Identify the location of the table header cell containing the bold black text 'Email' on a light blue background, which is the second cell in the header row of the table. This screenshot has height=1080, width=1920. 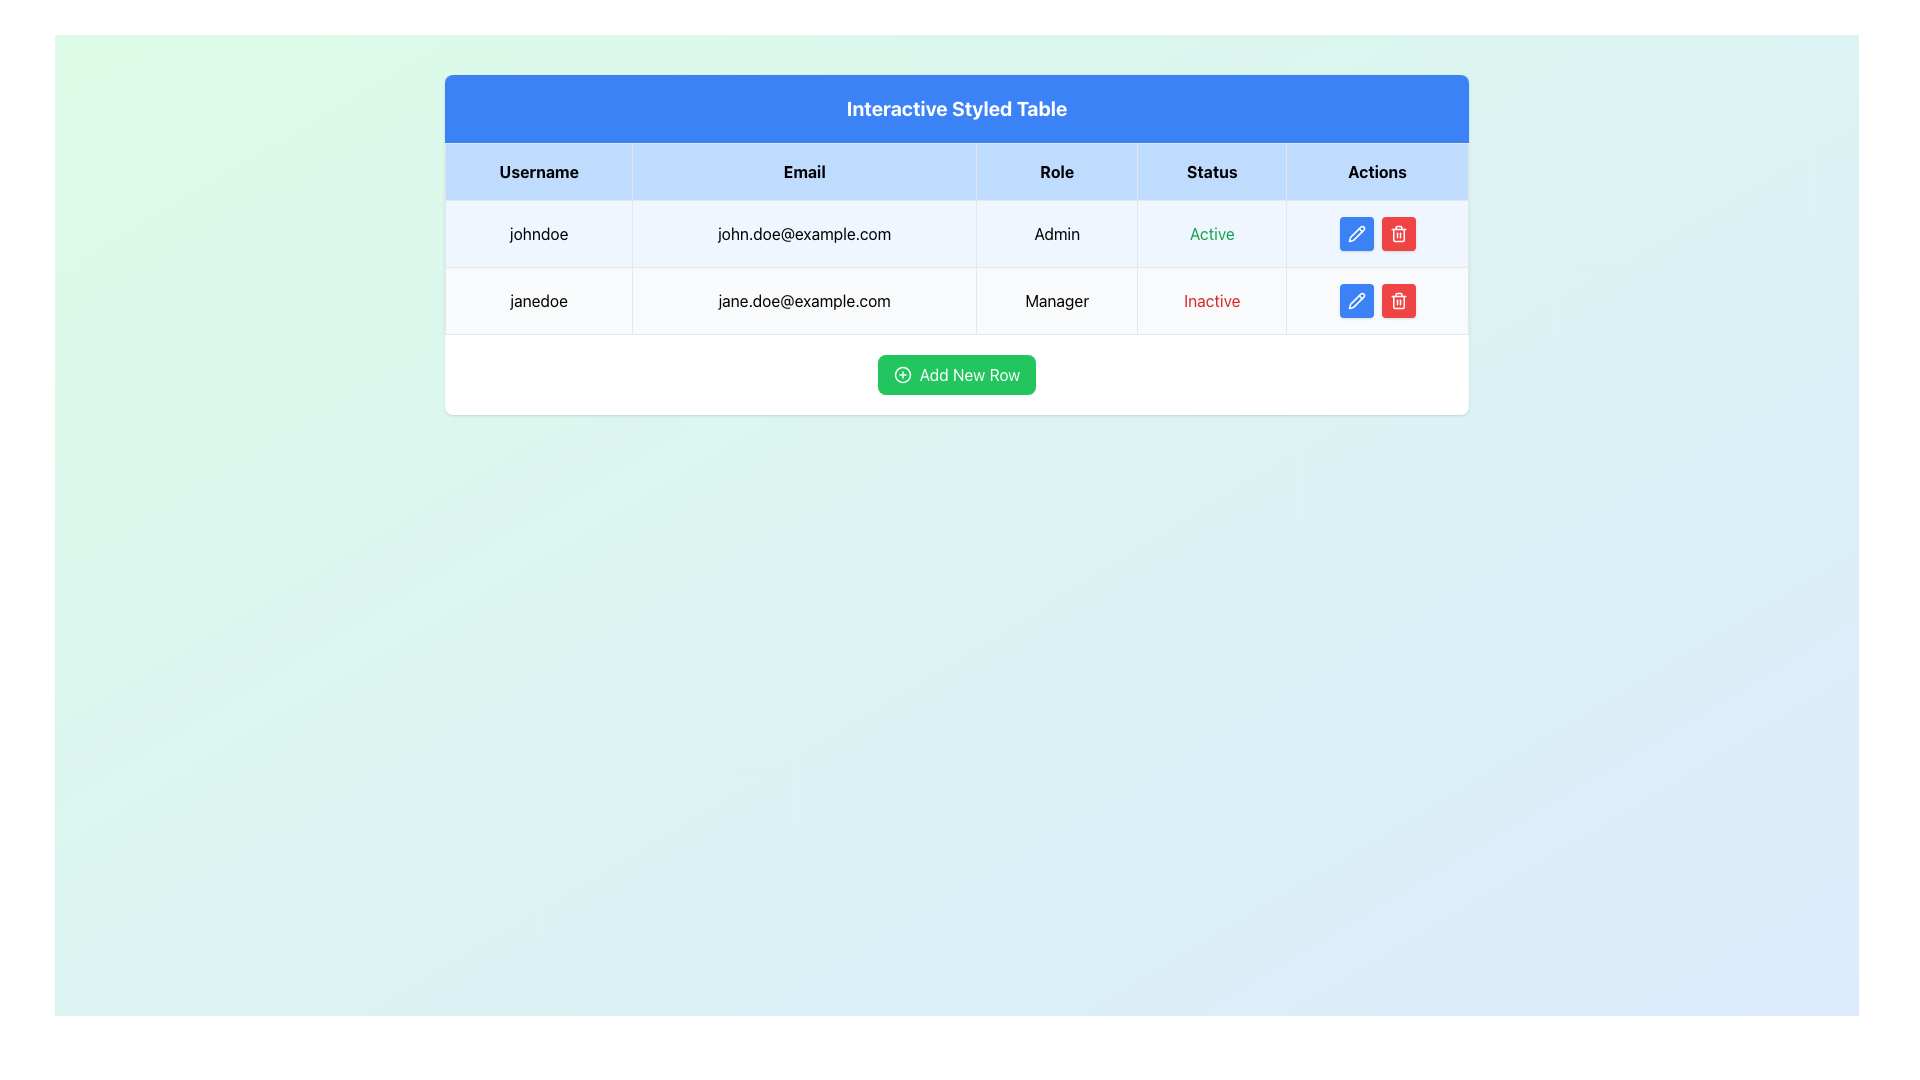
(804, 171).